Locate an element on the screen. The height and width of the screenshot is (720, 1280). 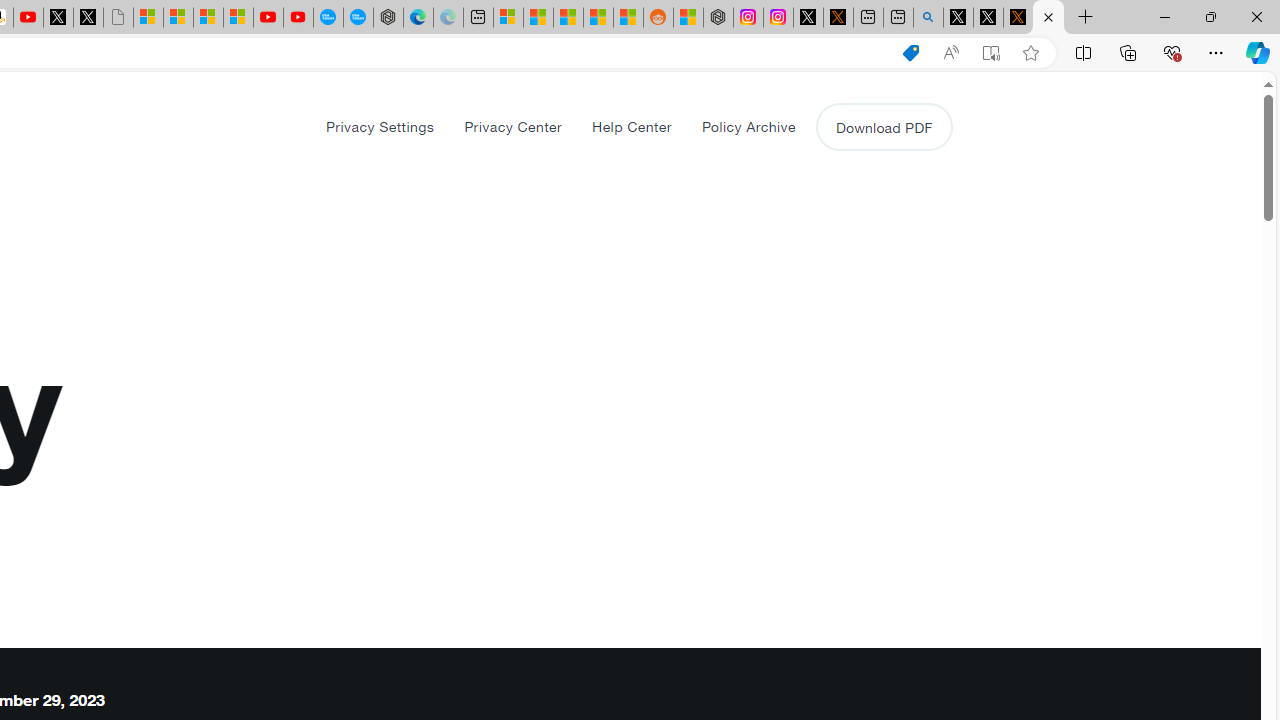
'Privacy Center' is located at coordinates (513, 126).